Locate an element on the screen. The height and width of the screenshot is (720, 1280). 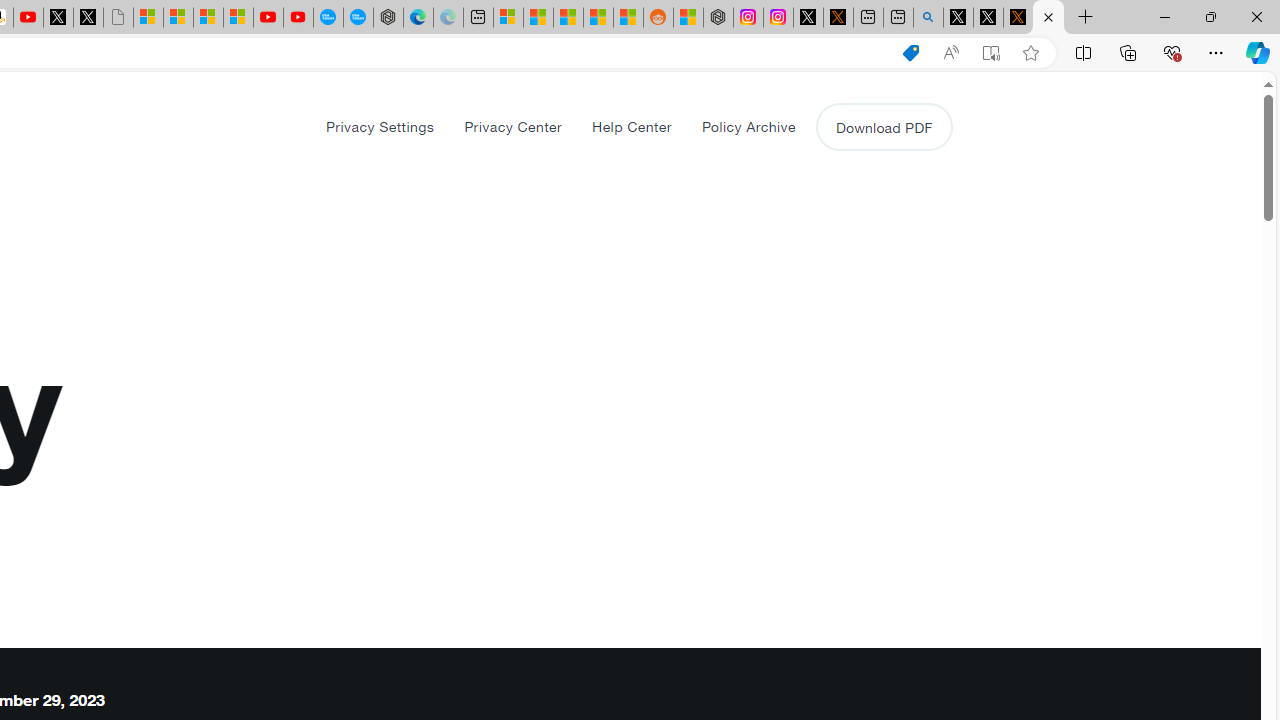
'Privacy Center' is located at coordinates (513, 126).